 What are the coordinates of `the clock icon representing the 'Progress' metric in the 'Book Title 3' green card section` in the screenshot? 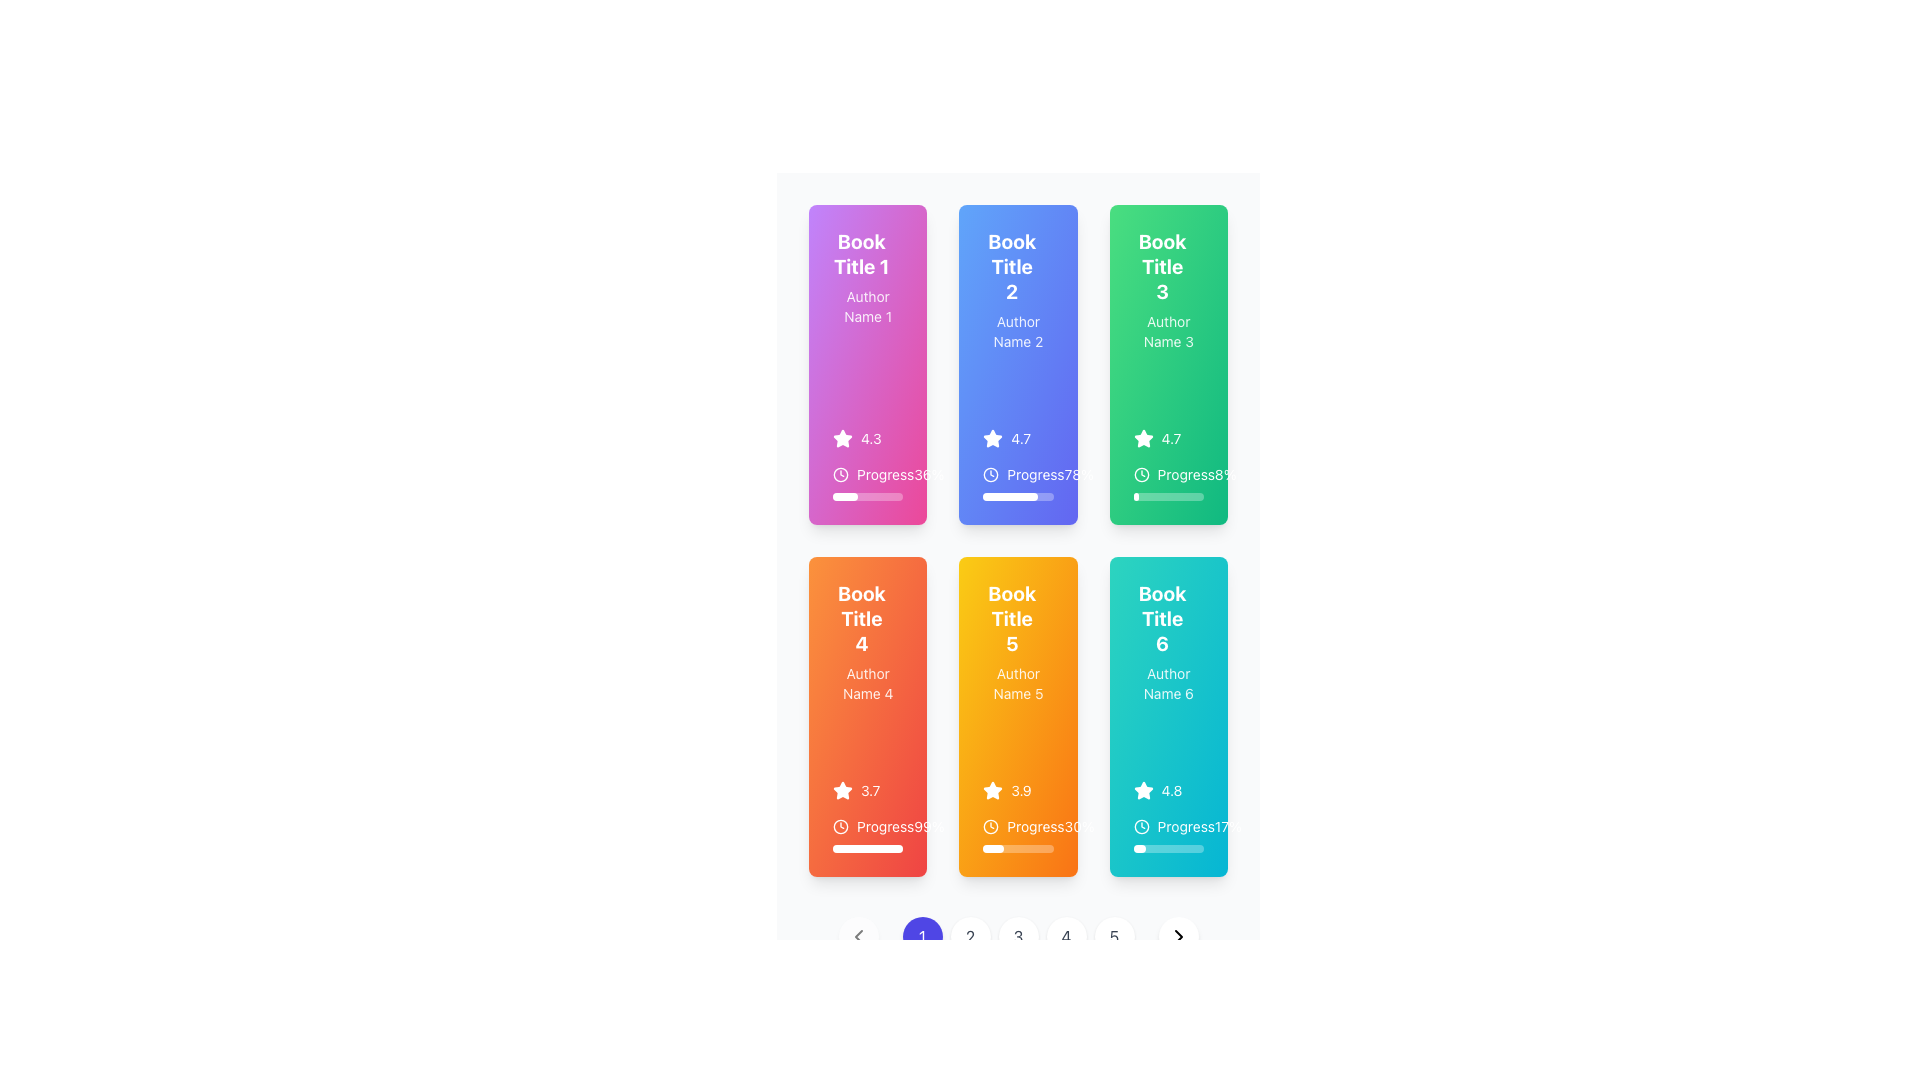 It's located at (1141, 474).